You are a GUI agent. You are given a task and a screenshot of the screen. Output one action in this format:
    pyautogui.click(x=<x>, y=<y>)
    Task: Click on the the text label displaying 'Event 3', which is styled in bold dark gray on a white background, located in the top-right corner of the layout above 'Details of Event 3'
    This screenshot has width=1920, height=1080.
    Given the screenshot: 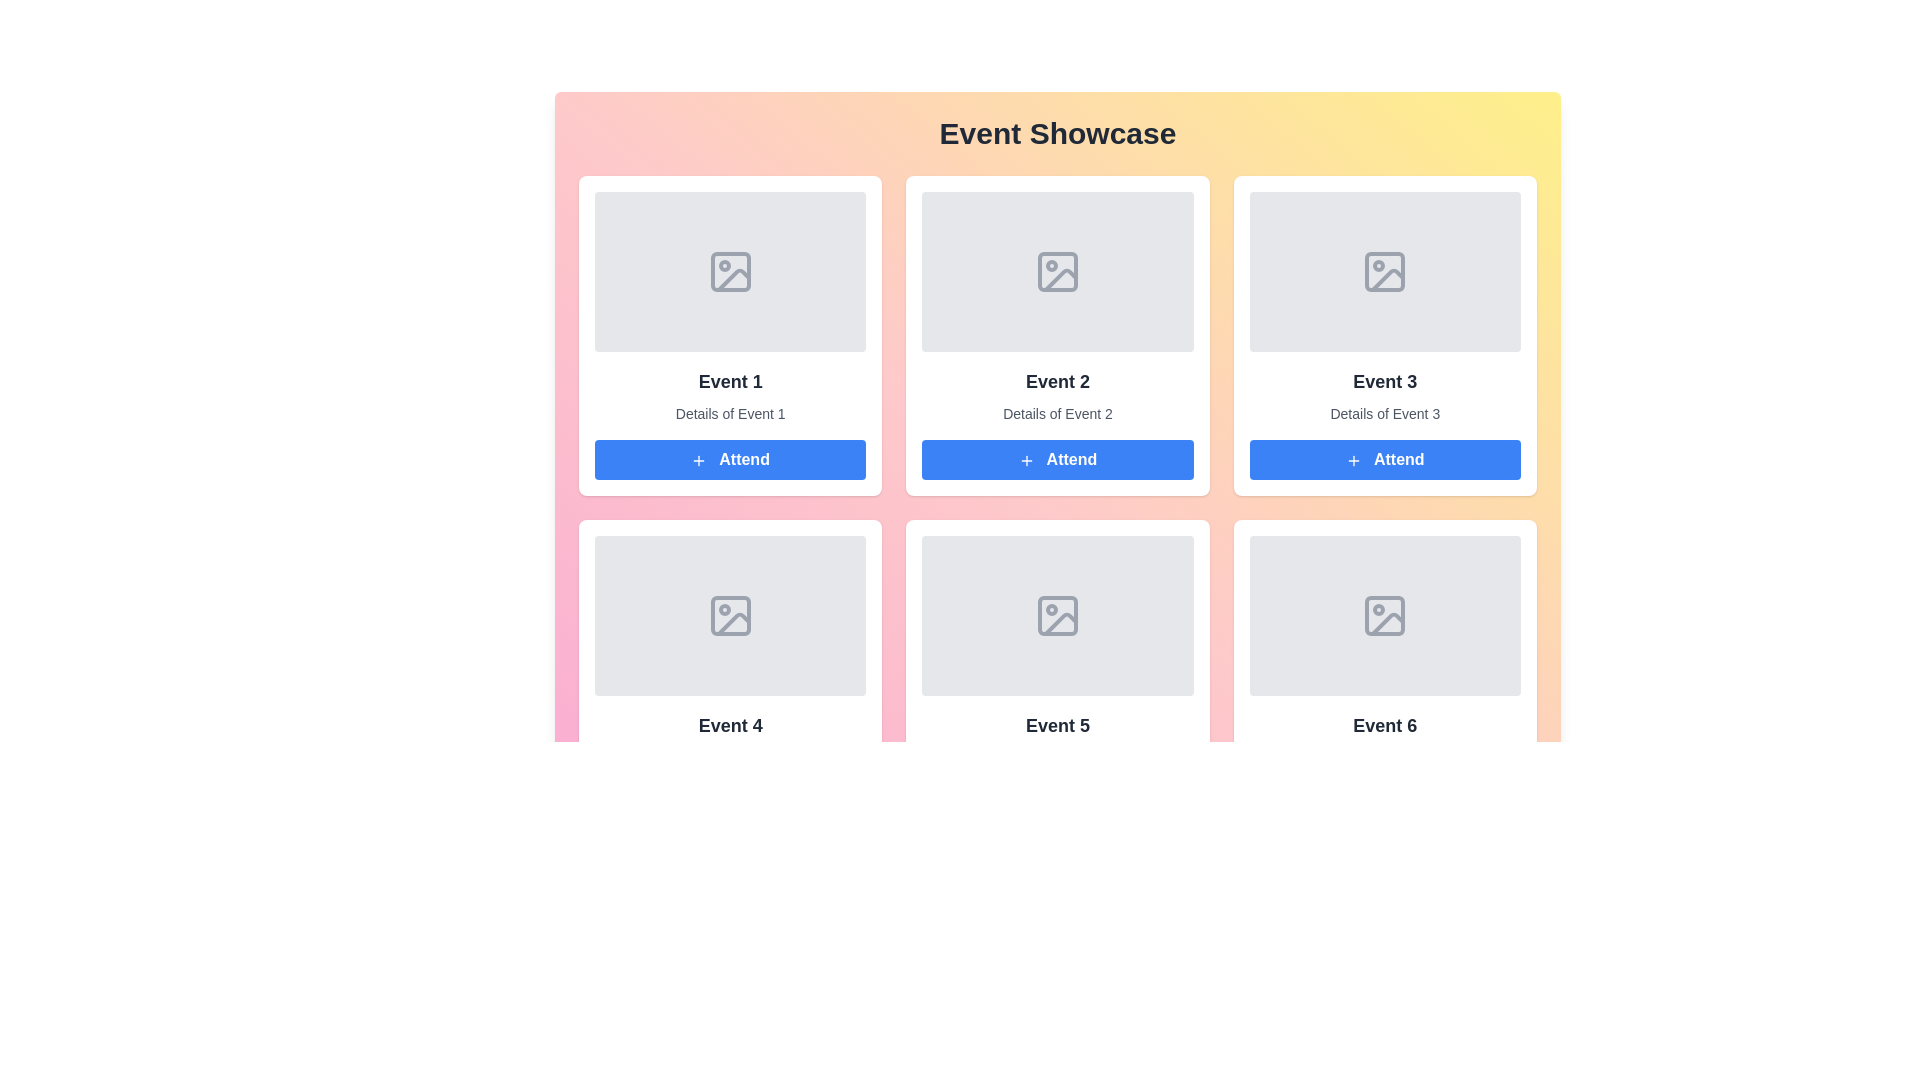 What is the action you would take?
    pyautogui.click(x=1384, y=381)
    